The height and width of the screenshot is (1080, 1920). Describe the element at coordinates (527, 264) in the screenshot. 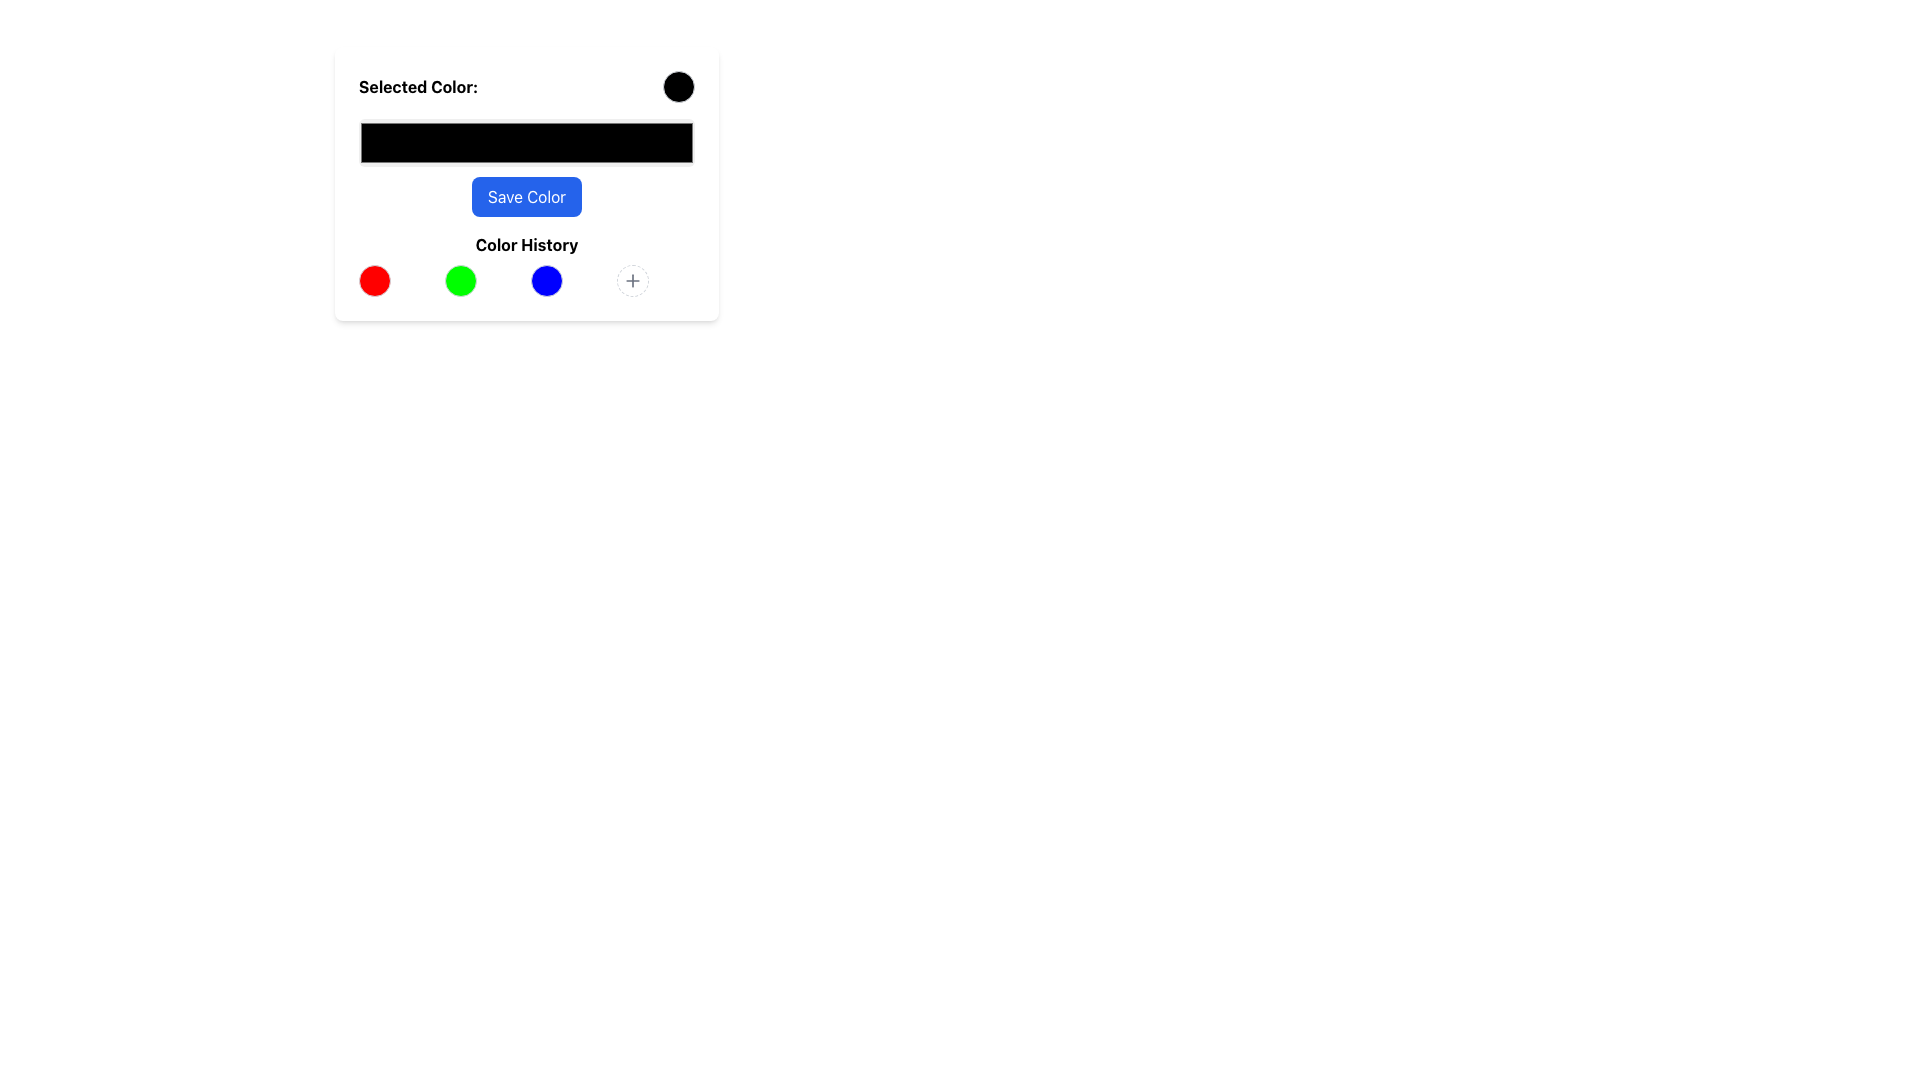

I see `the Text label that represents the heading for the color selection history section, located above the color options` at that location.